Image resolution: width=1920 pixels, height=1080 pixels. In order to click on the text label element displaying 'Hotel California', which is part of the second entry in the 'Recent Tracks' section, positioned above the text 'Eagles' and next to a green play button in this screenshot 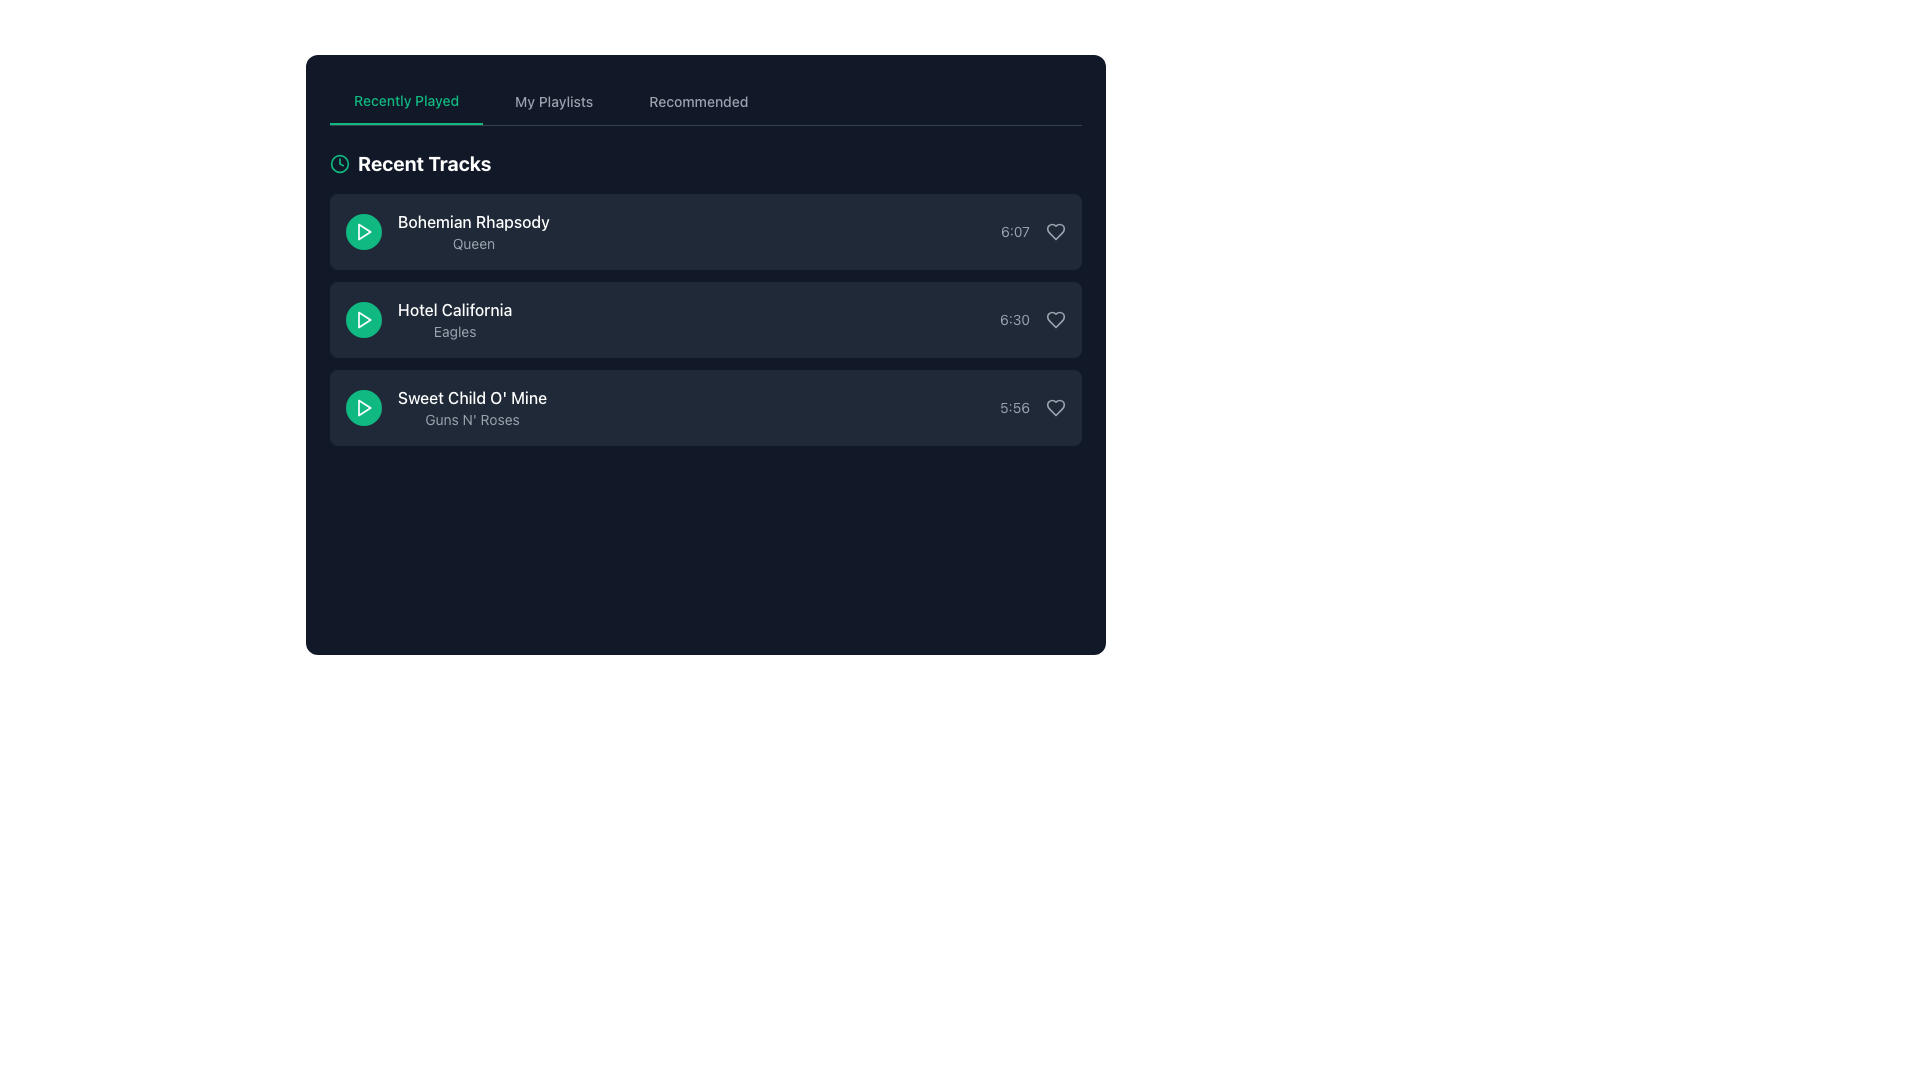, I will do `click(454, 309)`.